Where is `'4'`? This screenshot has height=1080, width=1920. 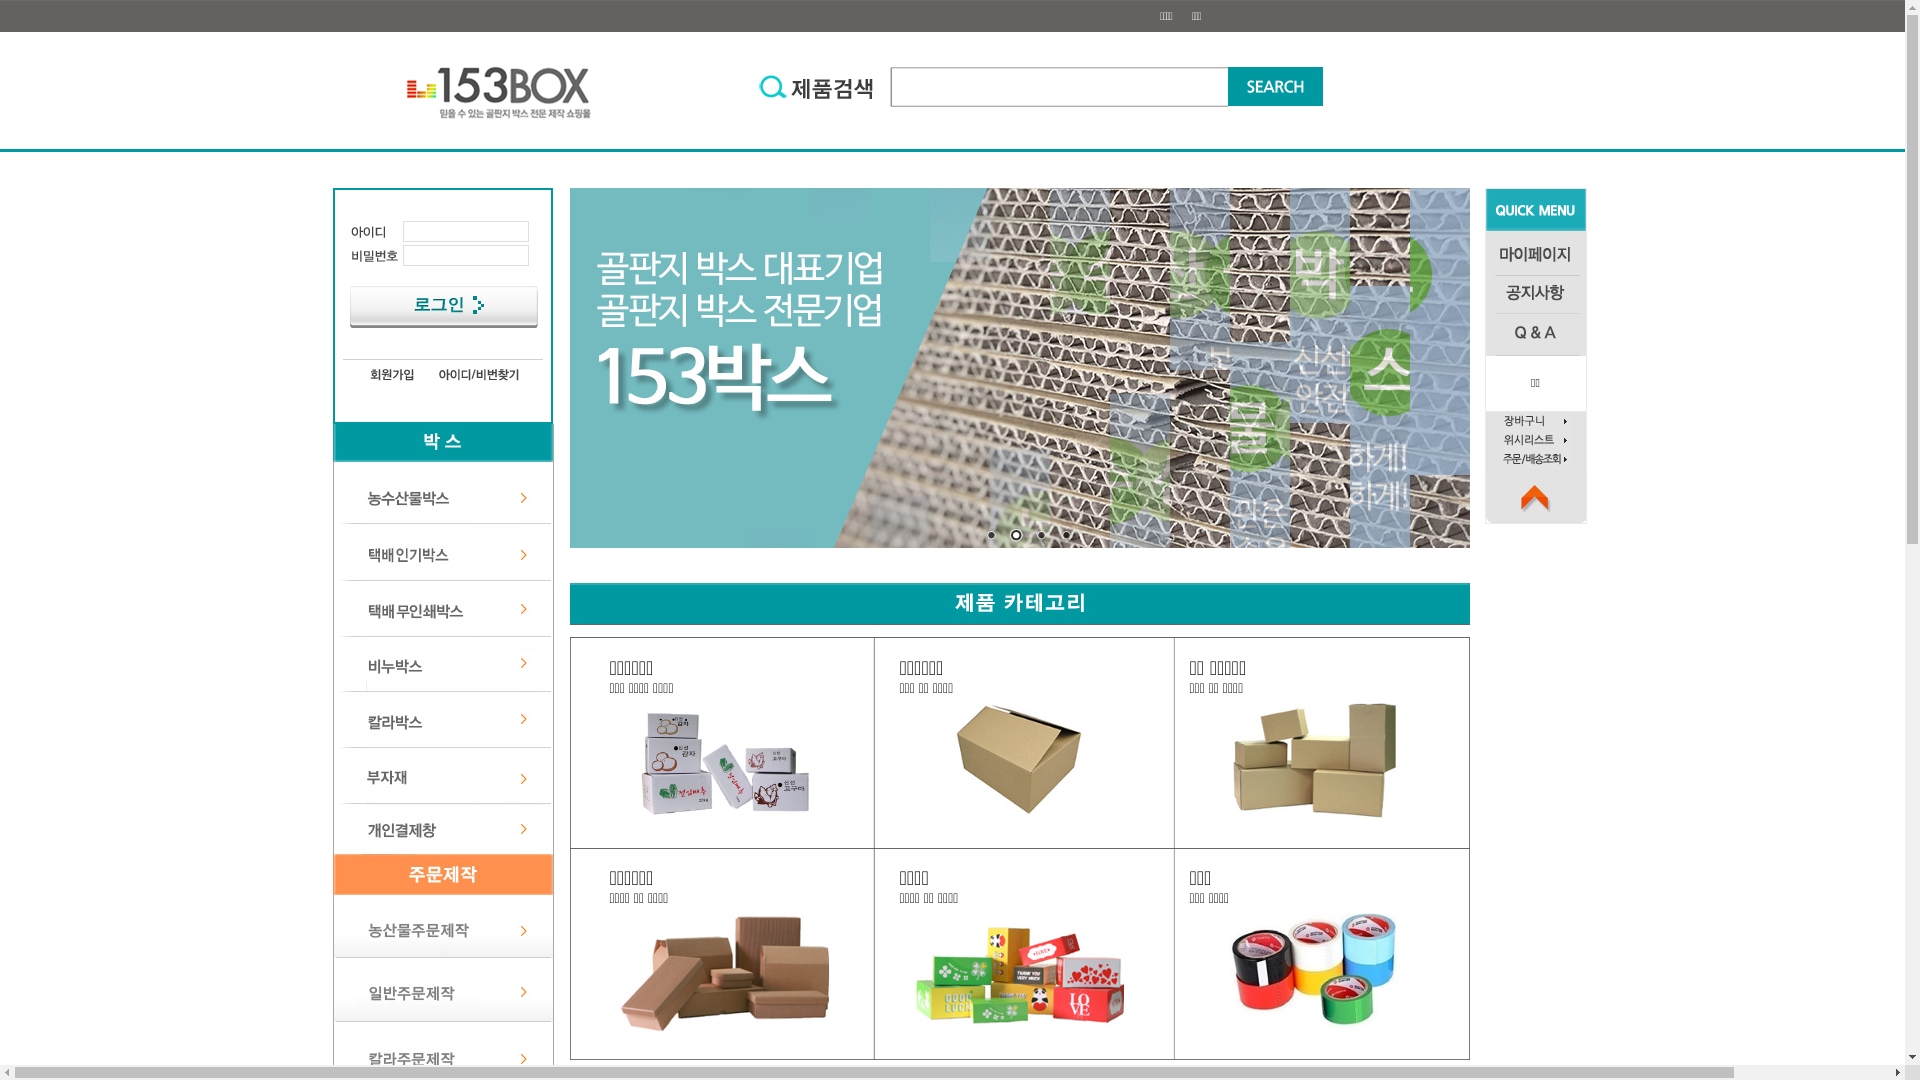 '4' is located at coordinates (1064, 535).